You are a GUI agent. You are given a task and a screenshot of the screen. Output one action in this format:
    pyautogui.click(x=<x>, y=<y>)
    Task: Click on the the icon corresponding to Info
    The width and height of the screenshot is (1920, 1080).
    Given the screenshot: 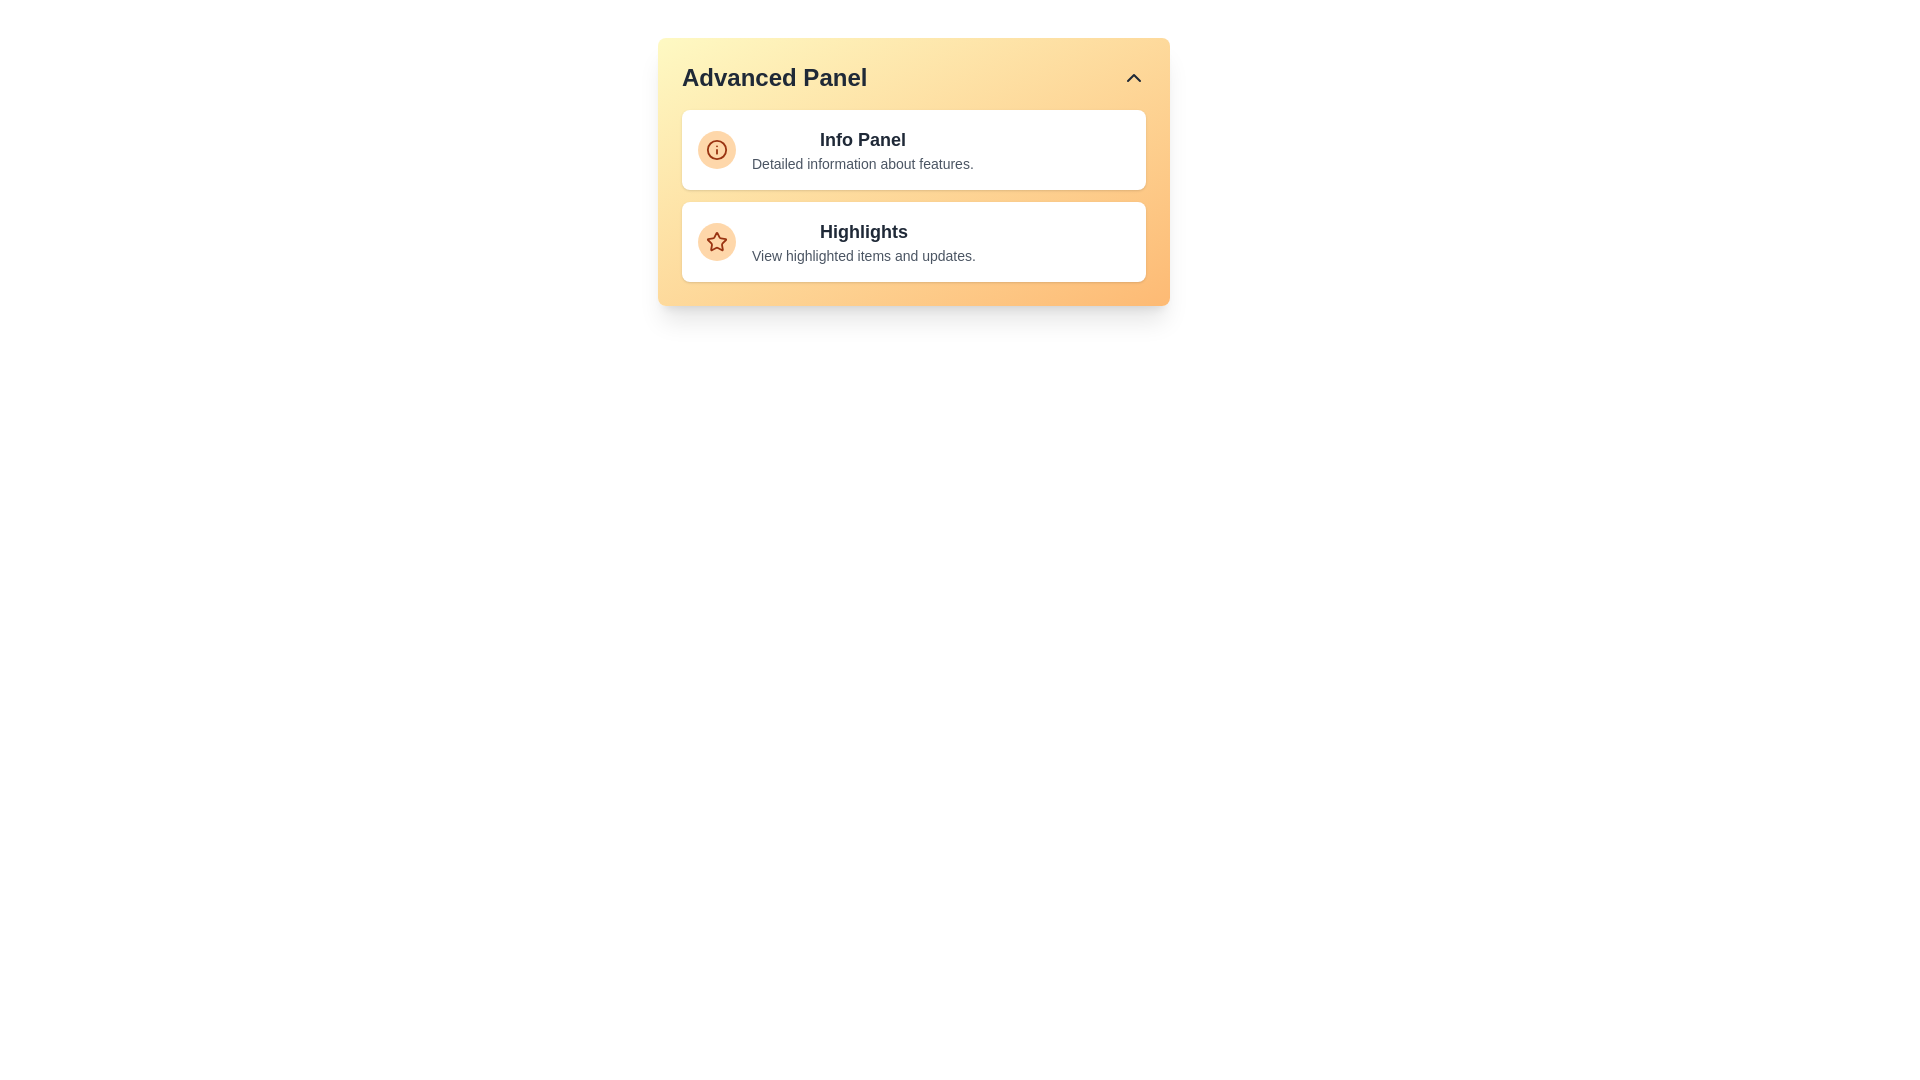 What is the action you would take?
    pyautogui.click(x=716, y=149)
    